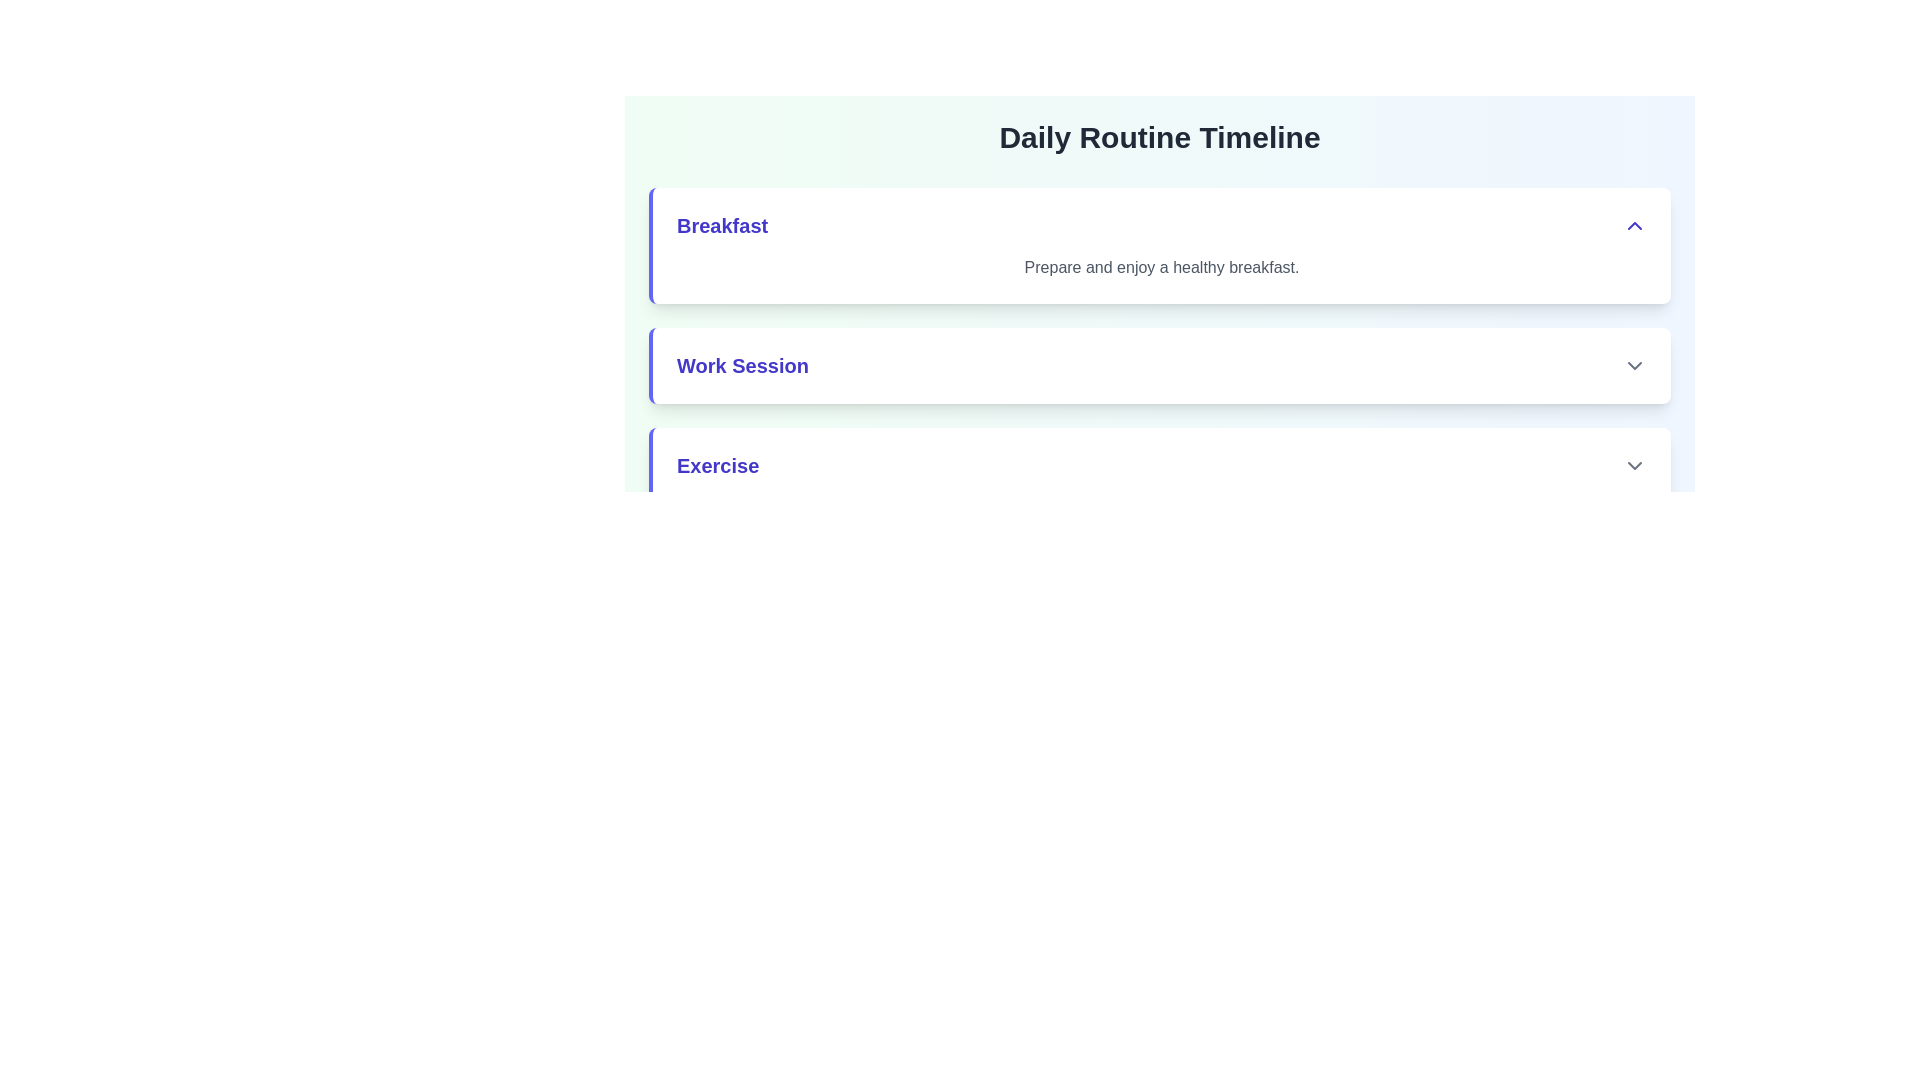 This screenshot has height=1080, width=1920. What do you see at coordinates (718, 466) in the screenshot?
I see `the 'Exercise' text label, which is indigo and bold, located below the 'Work Session' section in the vertical list` at bounding box center [718, 466].